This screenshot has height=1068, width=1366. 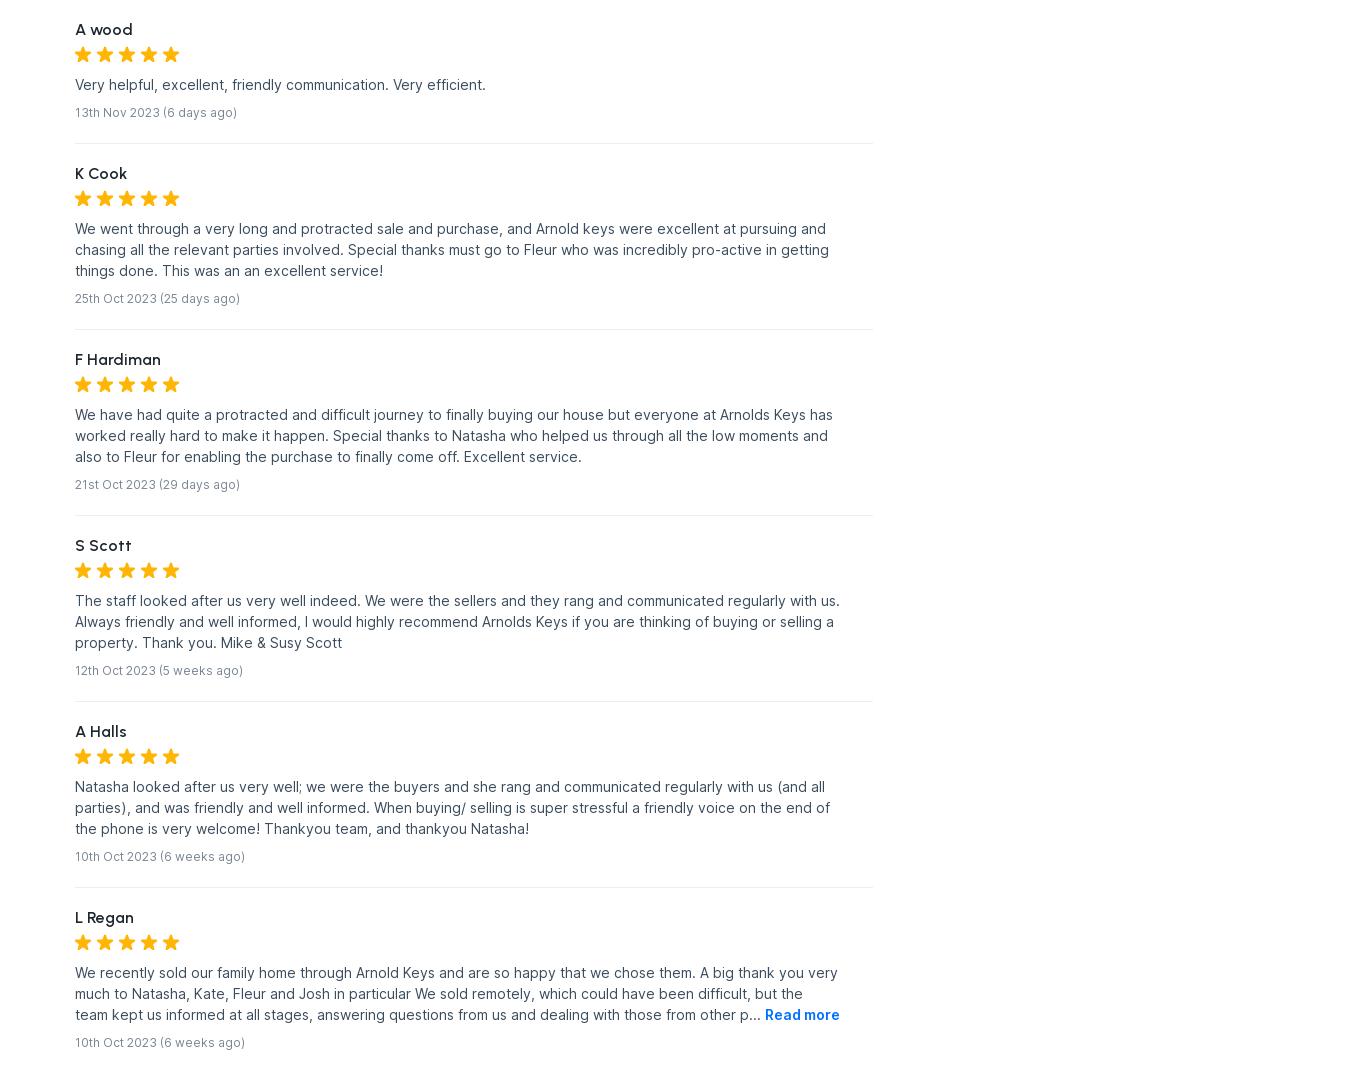 I want to click on 'also to Fleur for enabling the purchase to finally come off. Excellent service.', so click(x=328, y=456).